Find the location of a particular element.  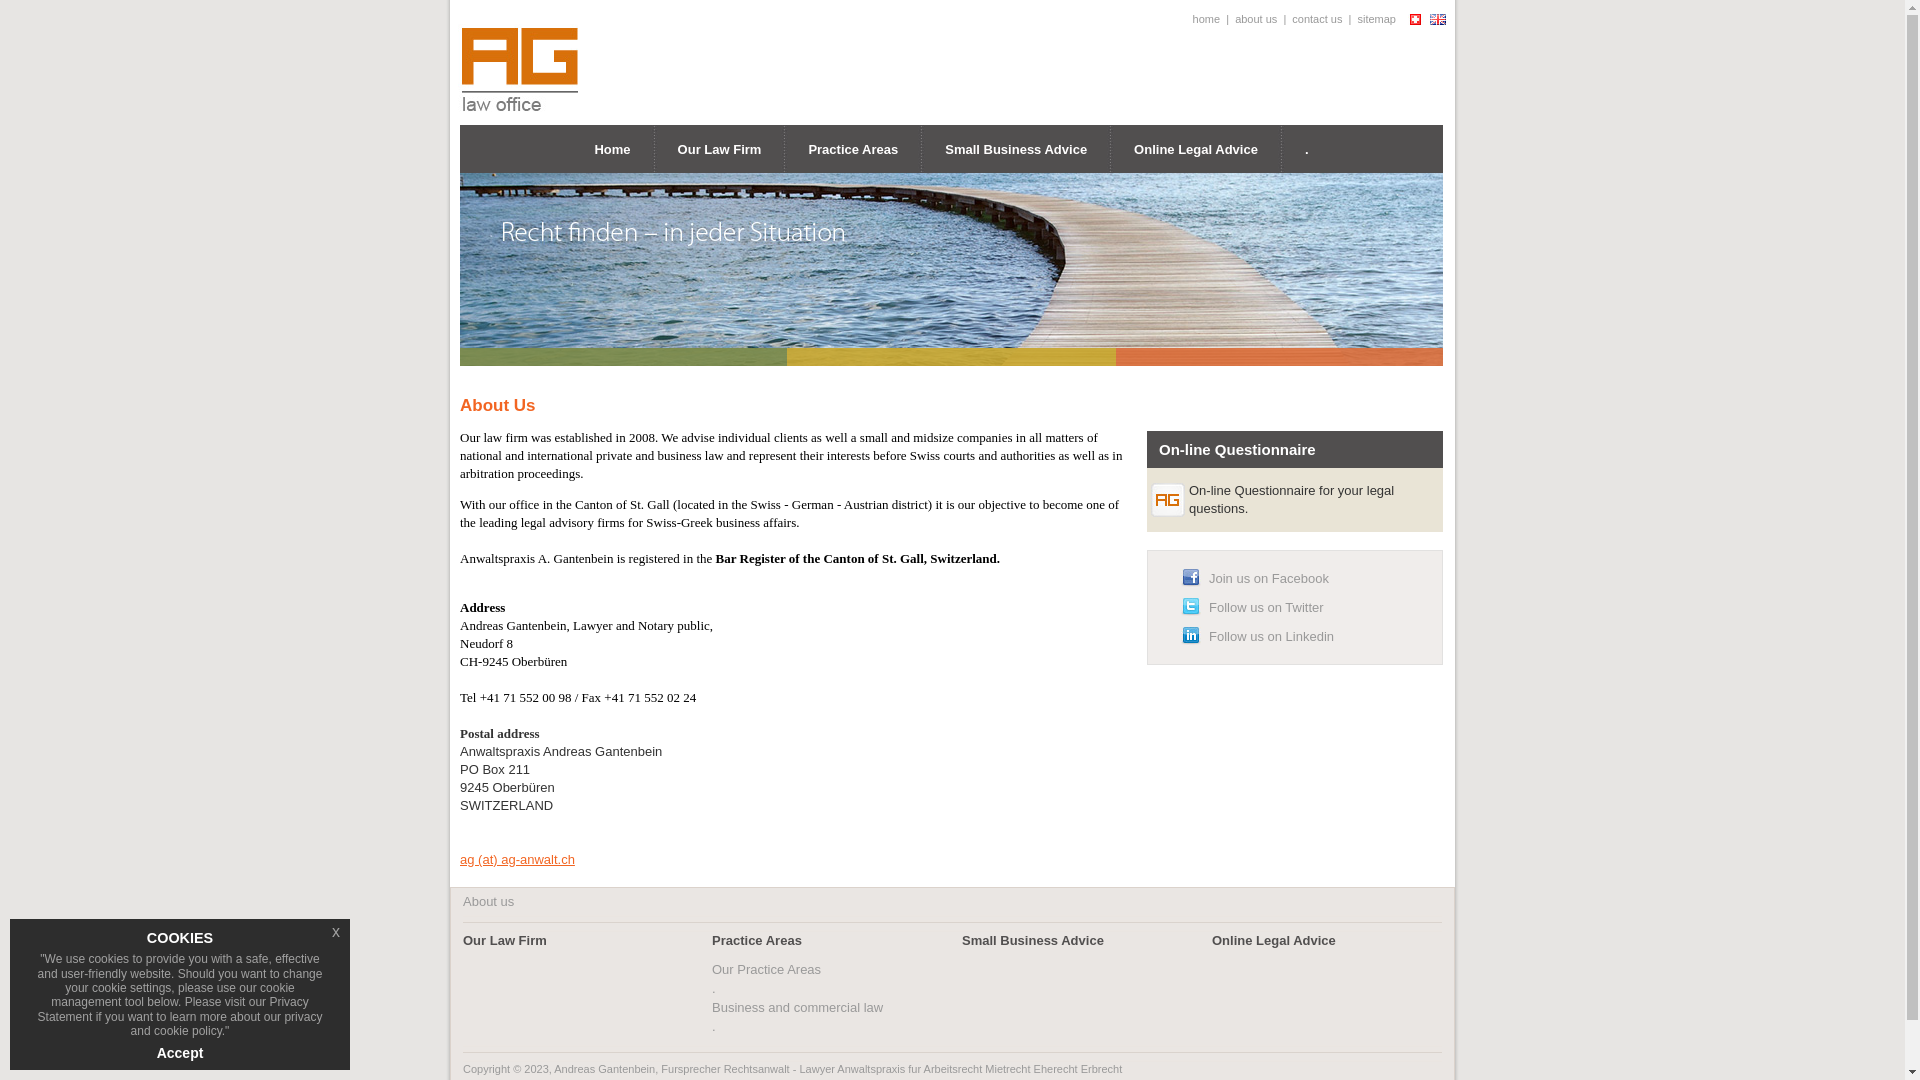

'Follow us on Linkedin' is located at coordinates (1270, 636).